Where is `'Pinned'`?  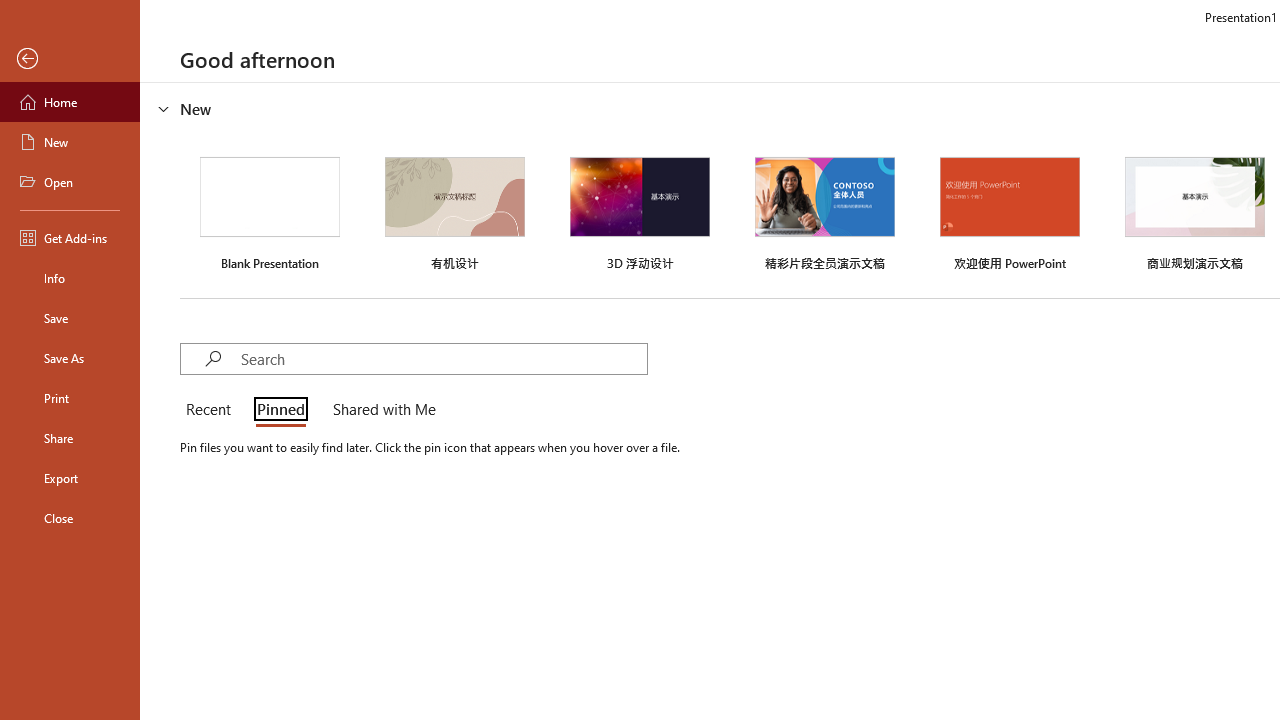
'Pinned' is located at coordinates (279, 410).